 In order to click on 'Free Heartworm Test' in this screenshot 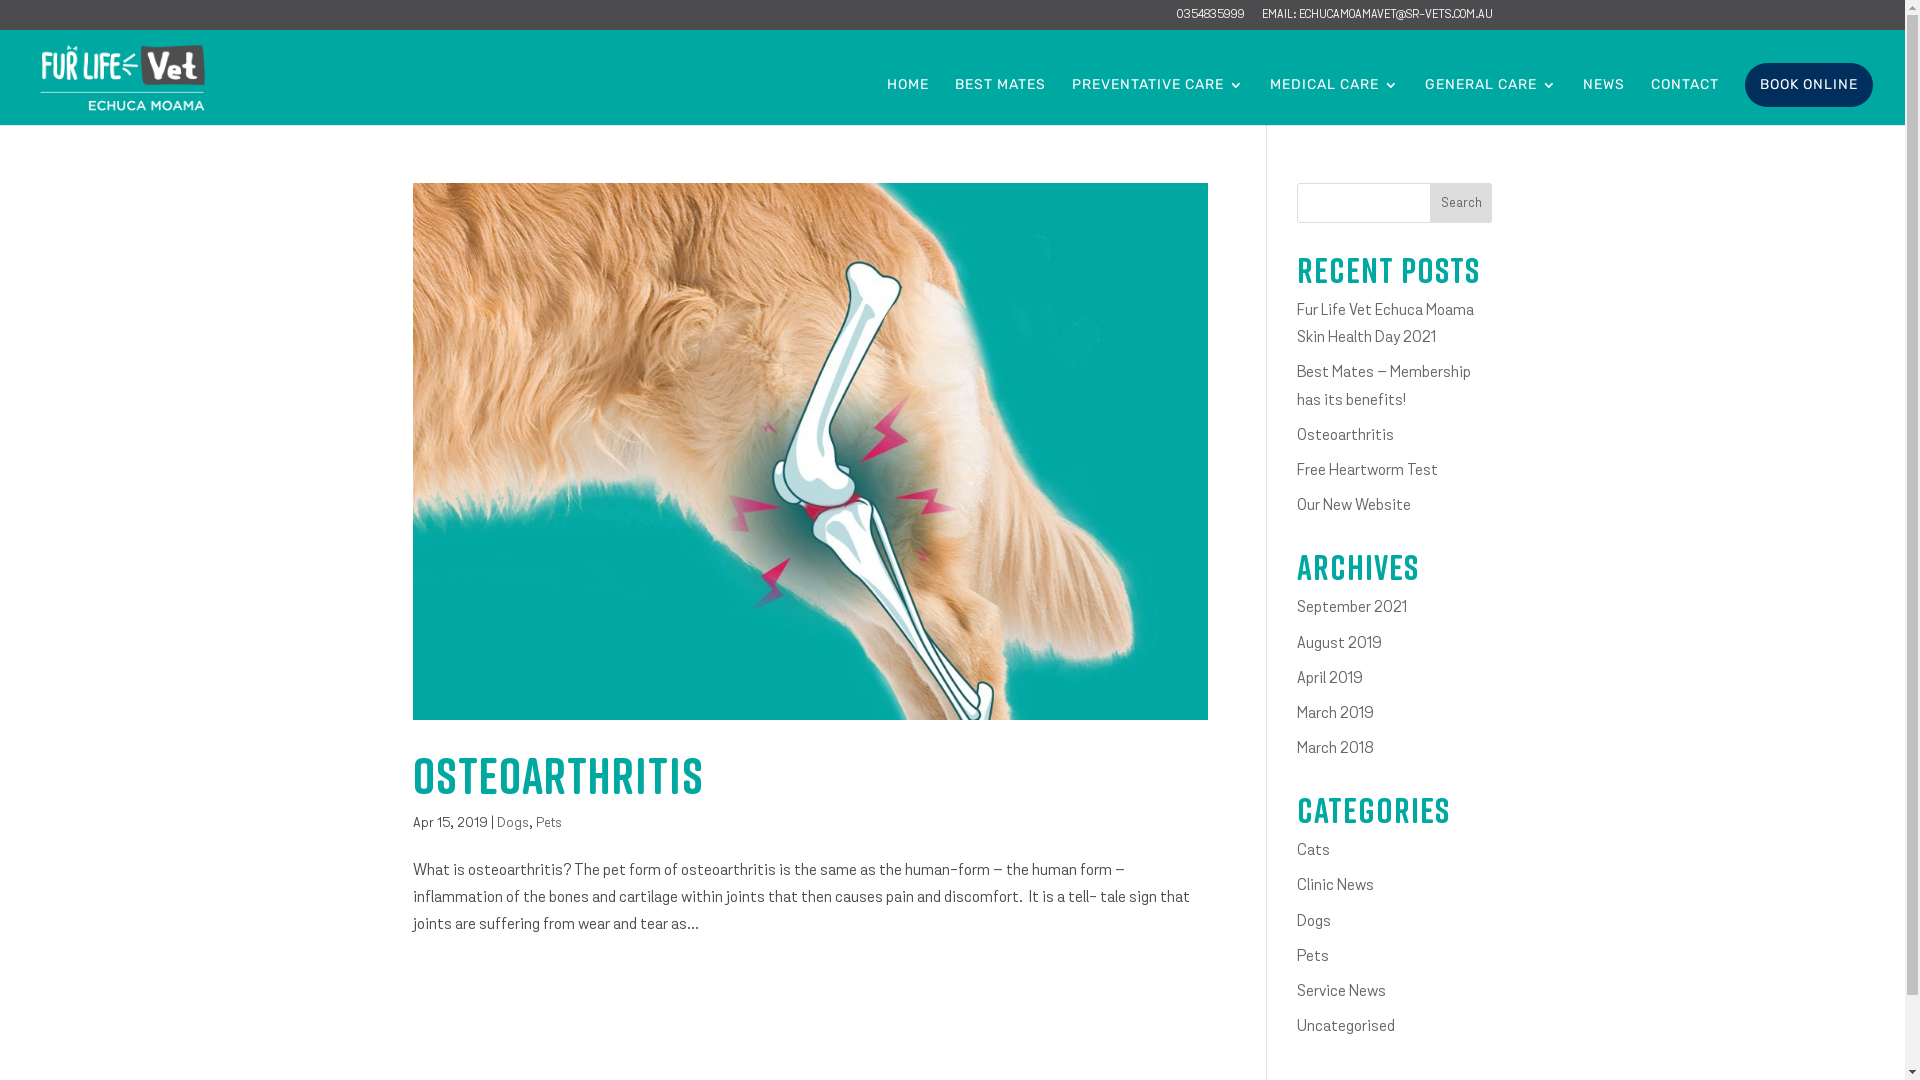, I will do `click(1366, 470)`.